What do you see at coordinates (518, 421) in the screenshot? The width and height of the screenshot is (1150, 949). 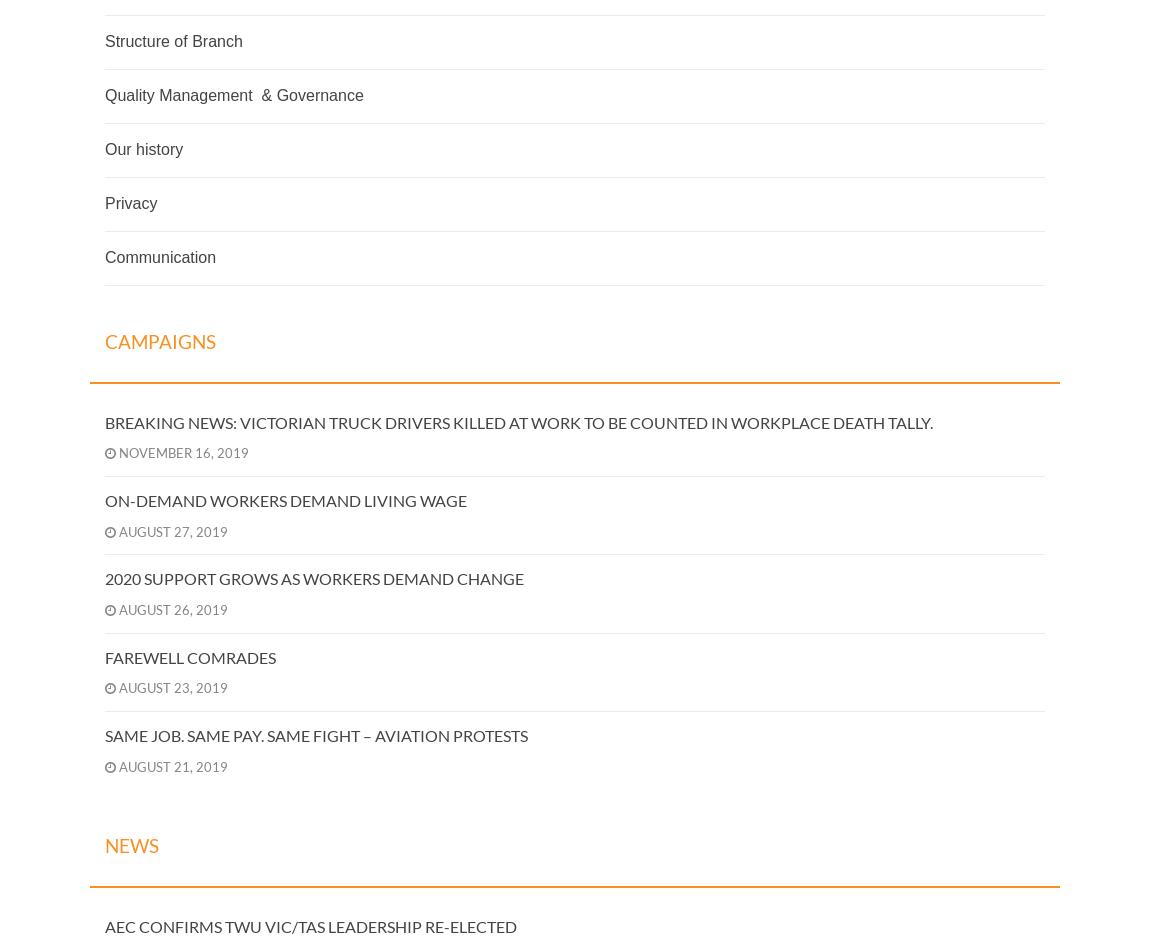 I see `'BREAKING NEWS: VICTORIAN TRUCK DRIVERS KILLED AT WORK TO BE COUNTED IN WORKPLACE DEATH TALLY.'` at bounding box center [518, 421].